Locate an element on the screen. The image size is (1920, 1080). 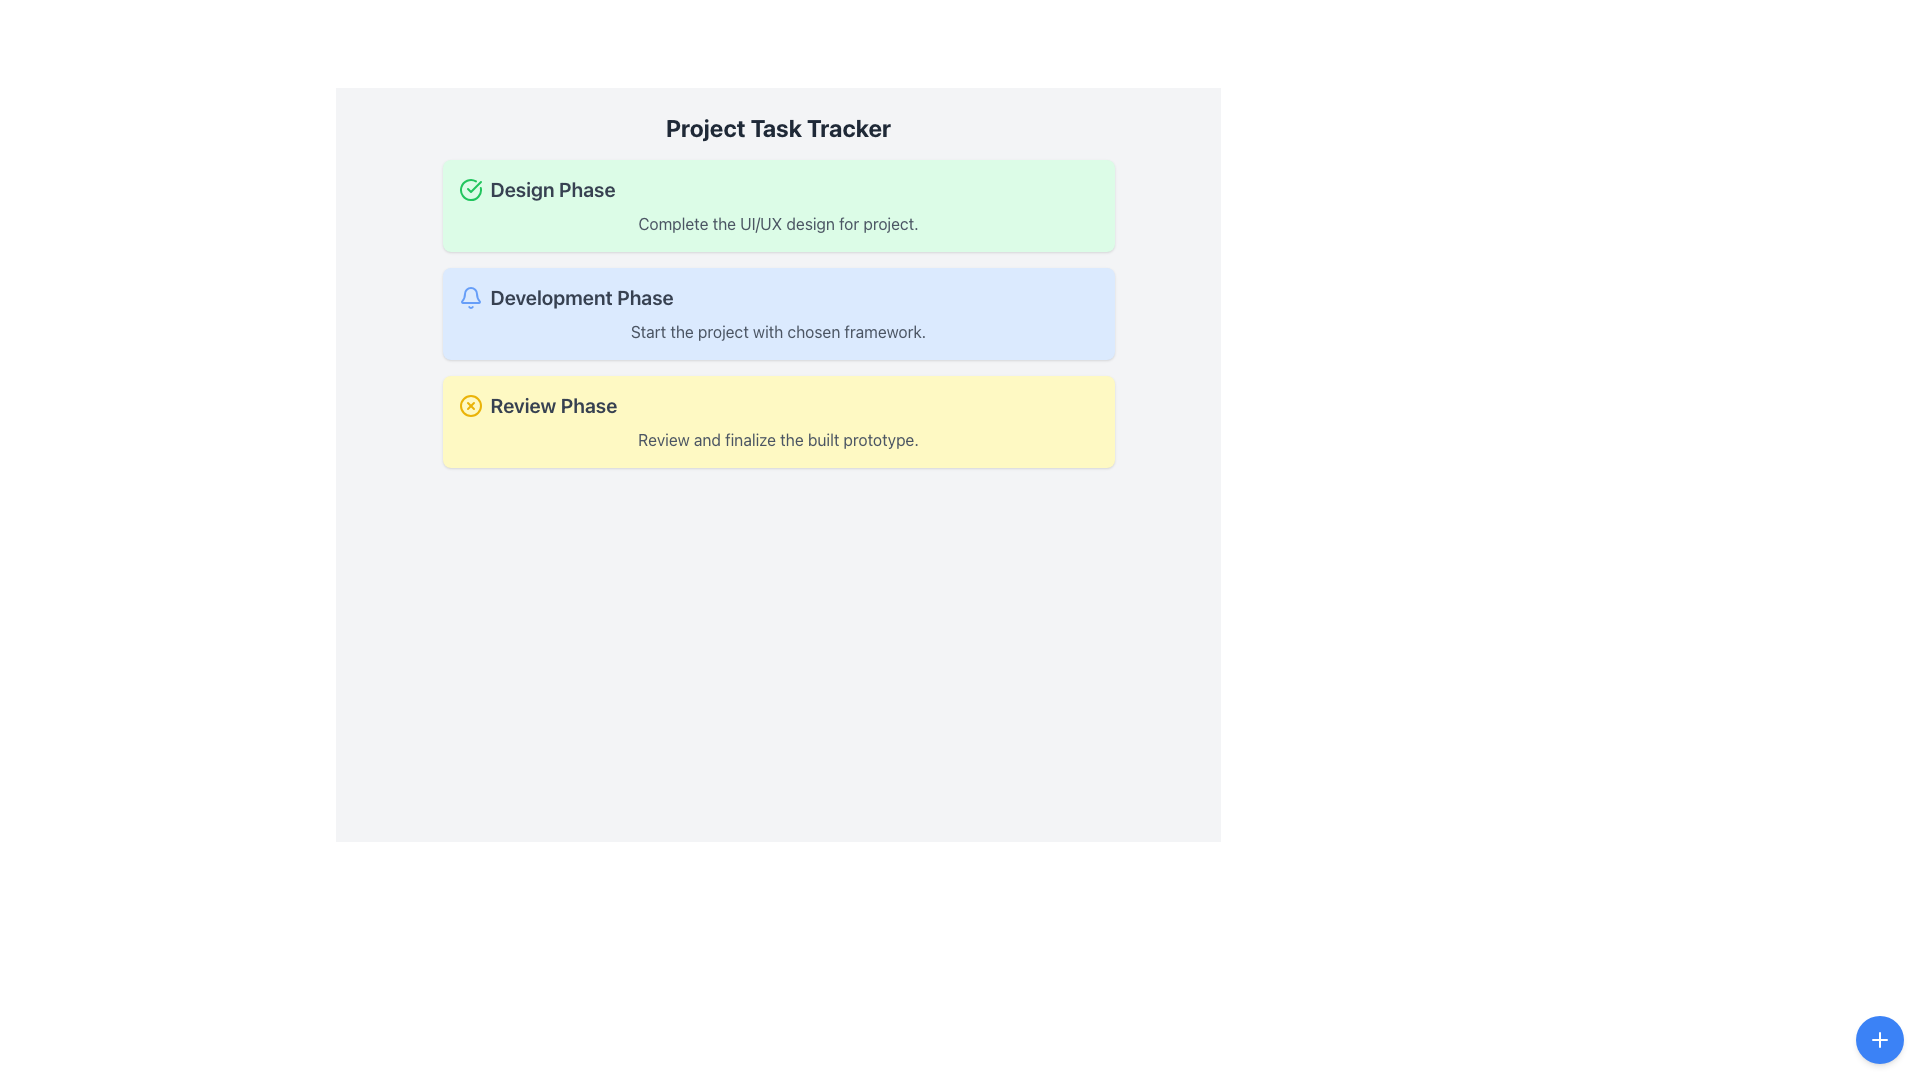
information from the 'Review Phase' Informational Card, which is the third card in the Project Task Tracker panel is located at coordinates (777, 420).